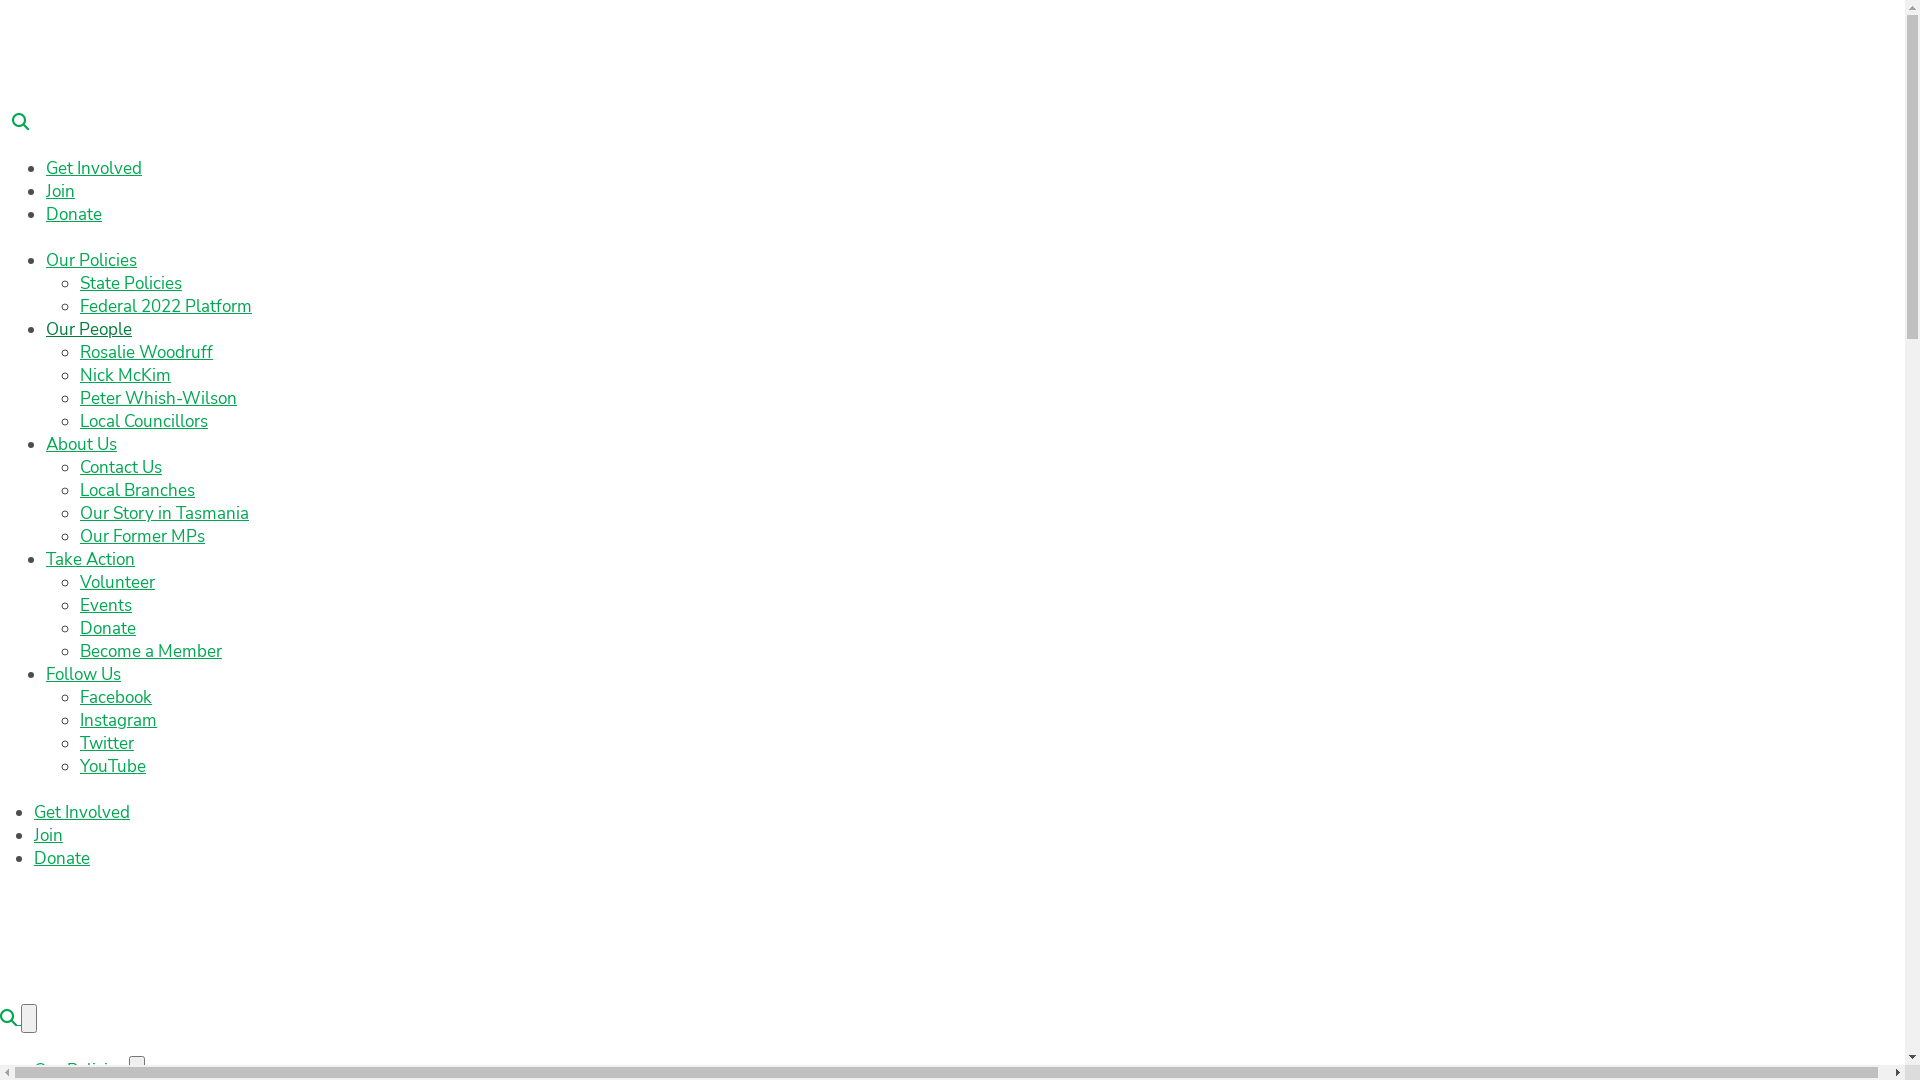 This screenshot has width=1920, height=1080. What do you see at coordinates (114, 696) in the screenshot?
I see `'Facebook'` at bounding box center [114, 696].